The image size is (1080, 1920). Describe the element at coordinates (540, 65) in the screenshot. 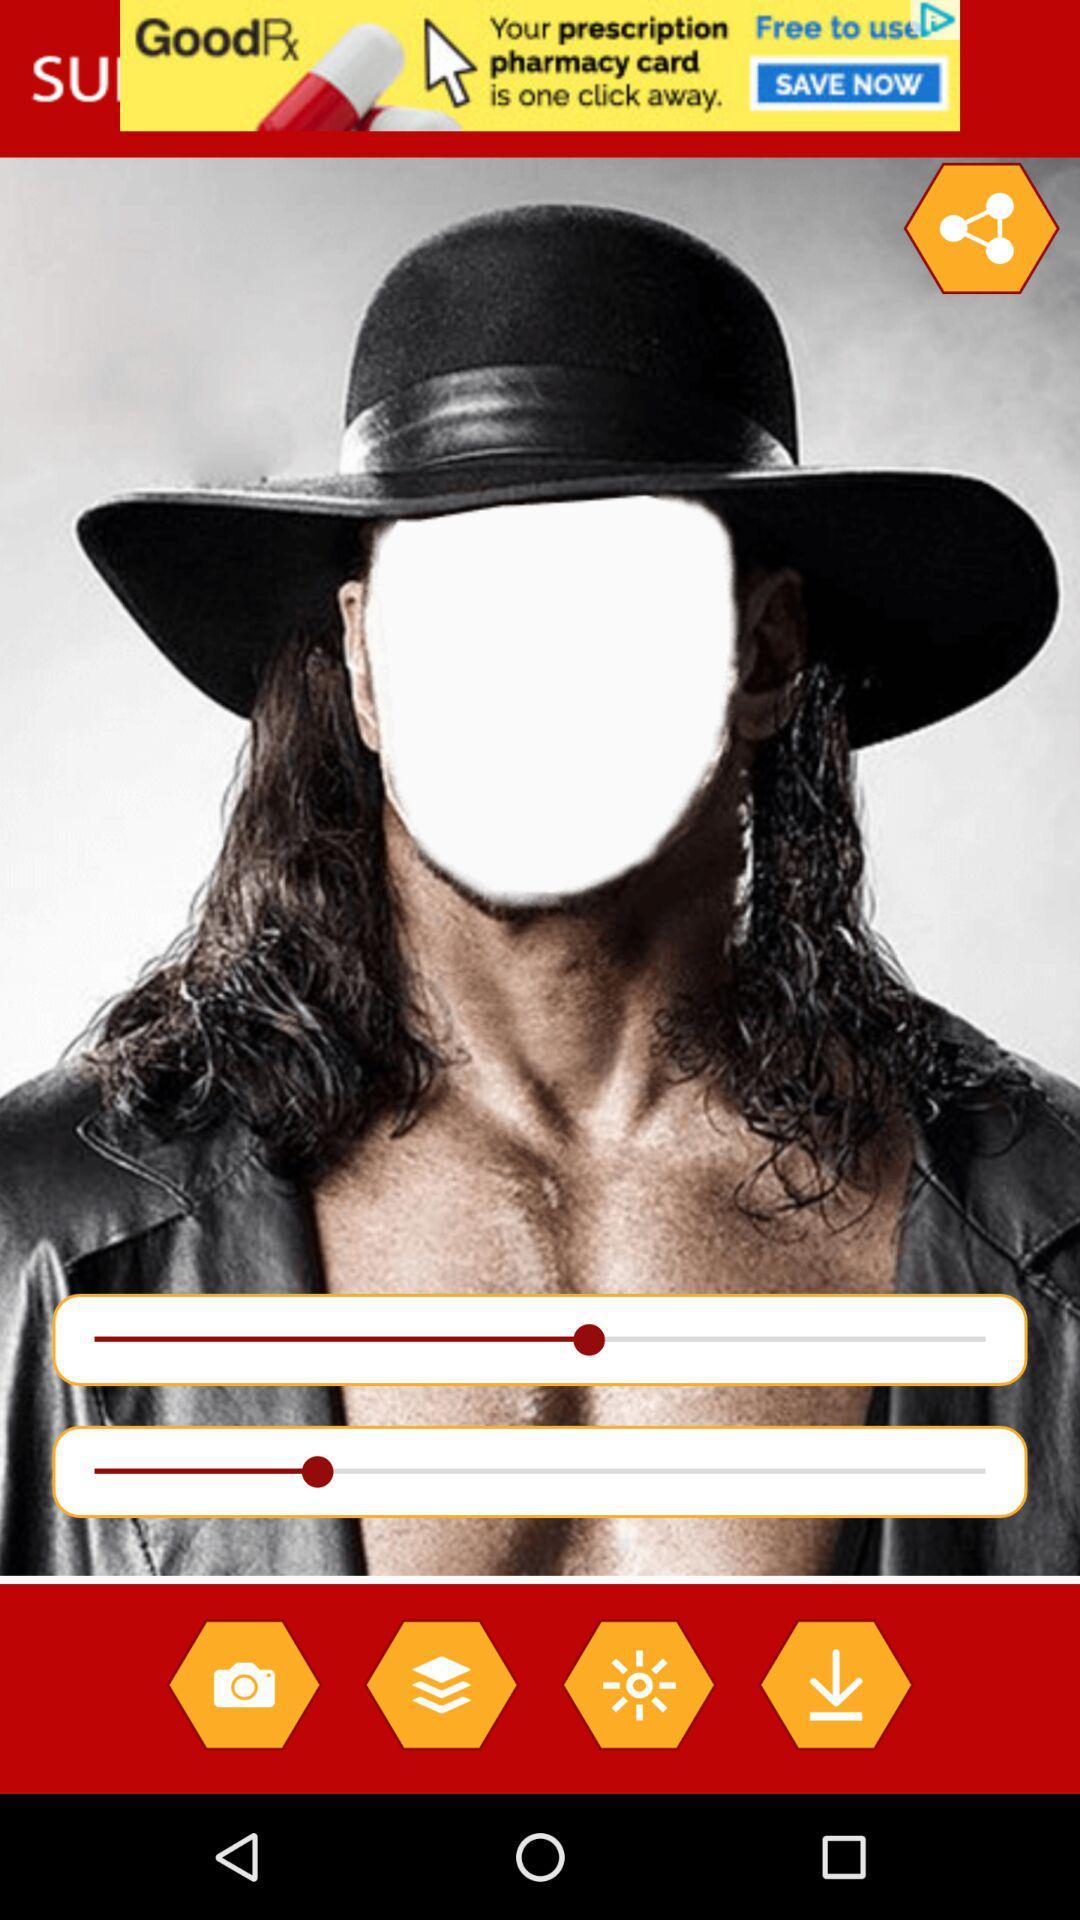

I see `goodrx` at that location.